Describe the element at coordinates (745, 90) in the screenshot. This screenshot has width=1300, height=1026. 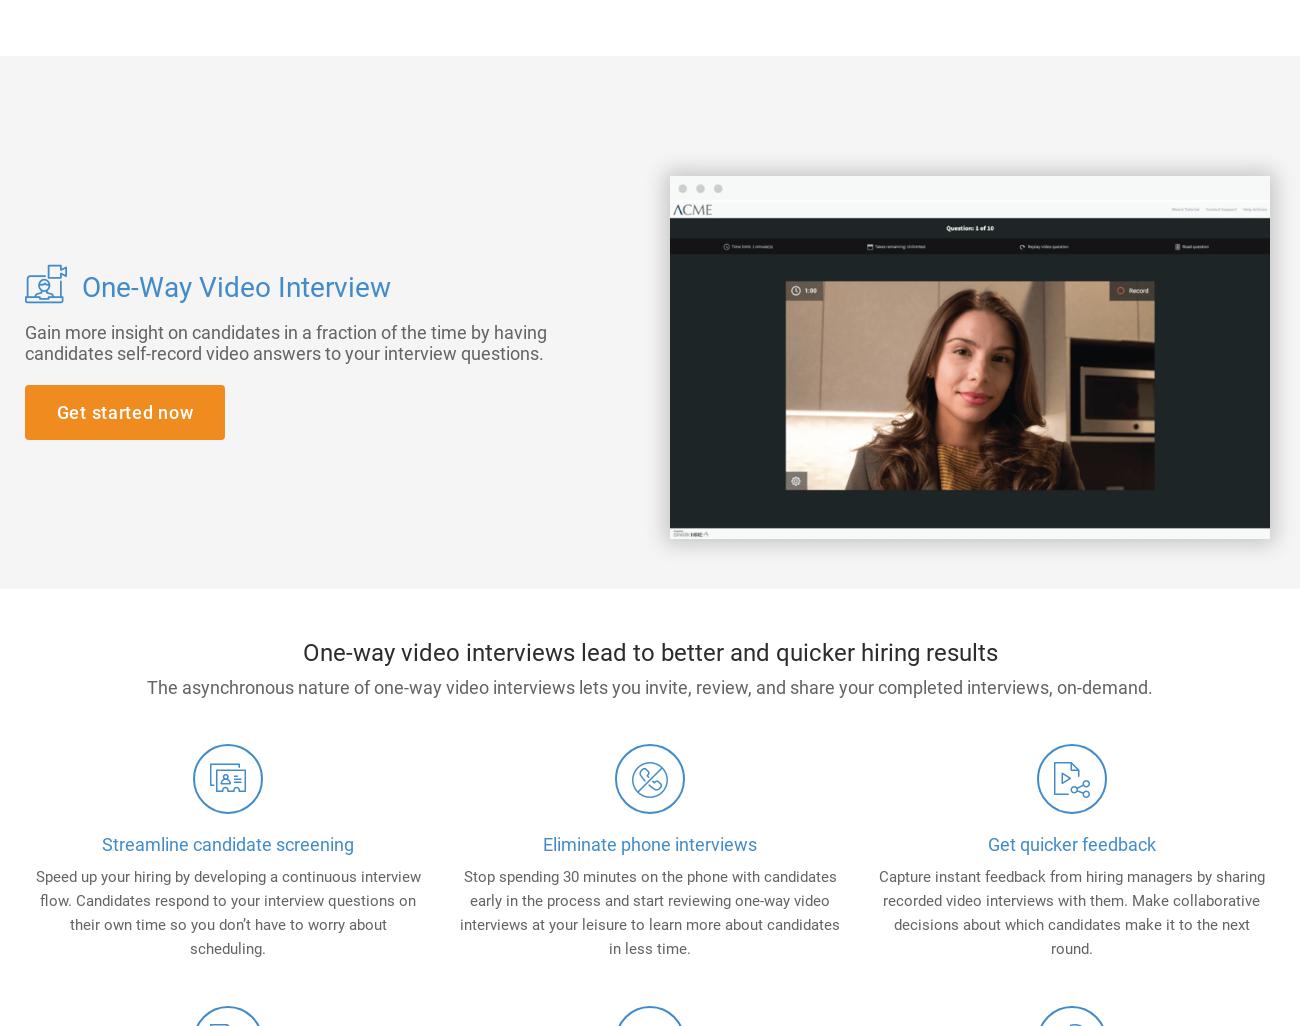
I see `'Why Spark Hire?'` at that location.